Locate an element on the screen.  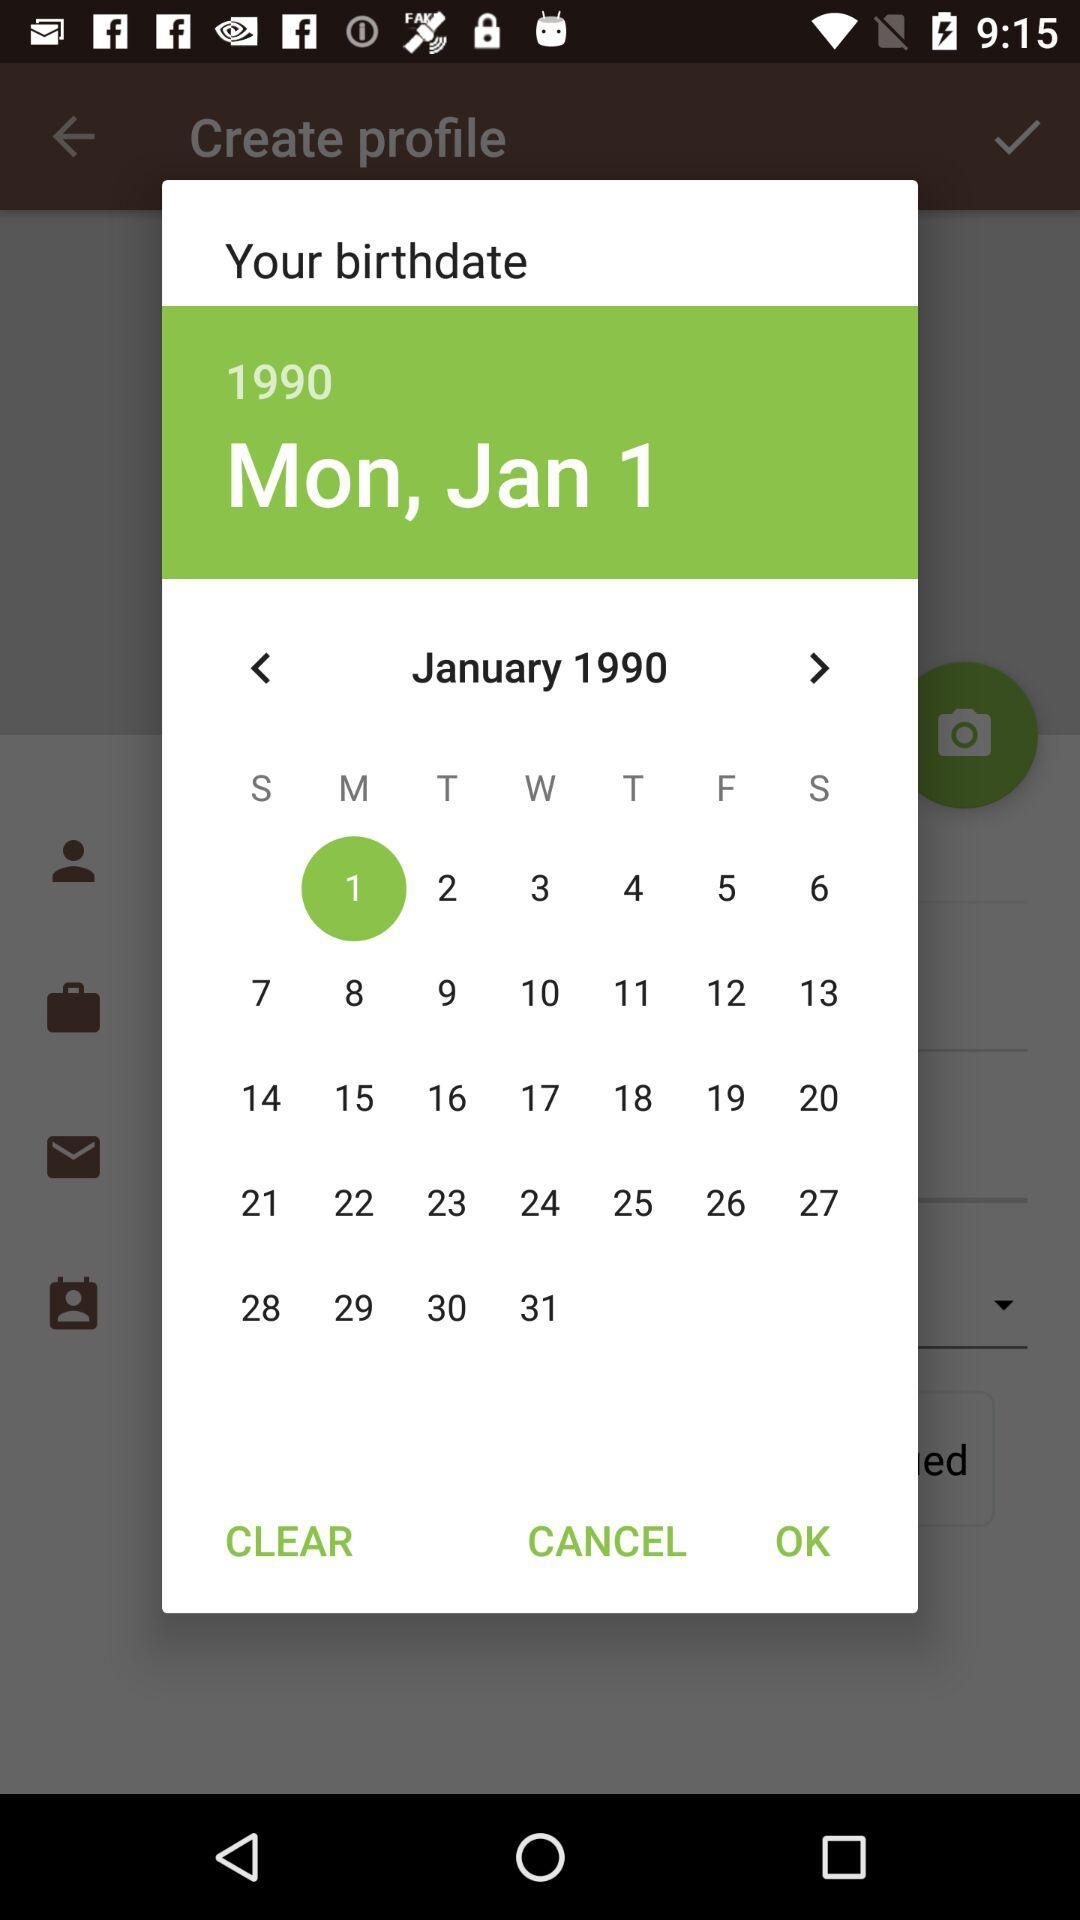
1990 icon is located at coordinates (540, 359).